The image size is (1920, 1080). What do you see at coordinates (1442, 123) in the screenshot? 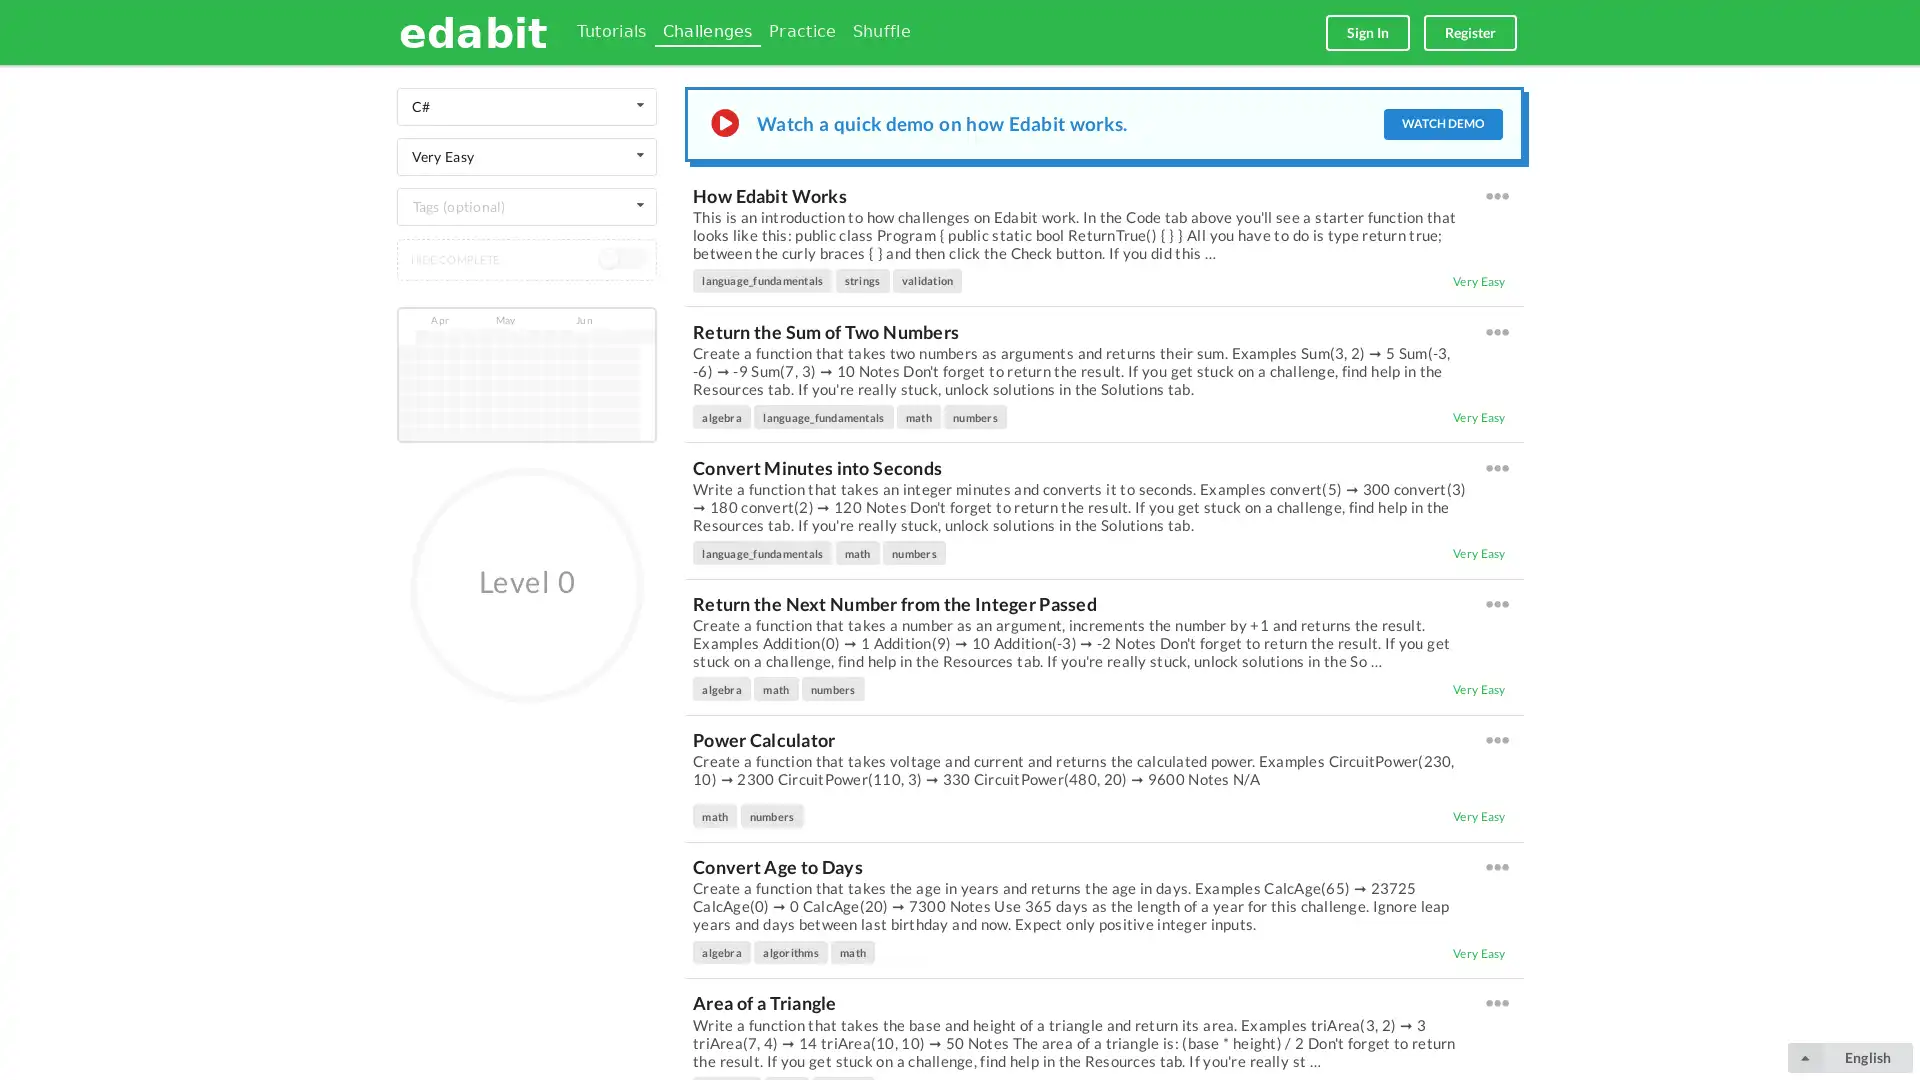
I see `WATCH DEMO` at bounding box center [1442, 123].